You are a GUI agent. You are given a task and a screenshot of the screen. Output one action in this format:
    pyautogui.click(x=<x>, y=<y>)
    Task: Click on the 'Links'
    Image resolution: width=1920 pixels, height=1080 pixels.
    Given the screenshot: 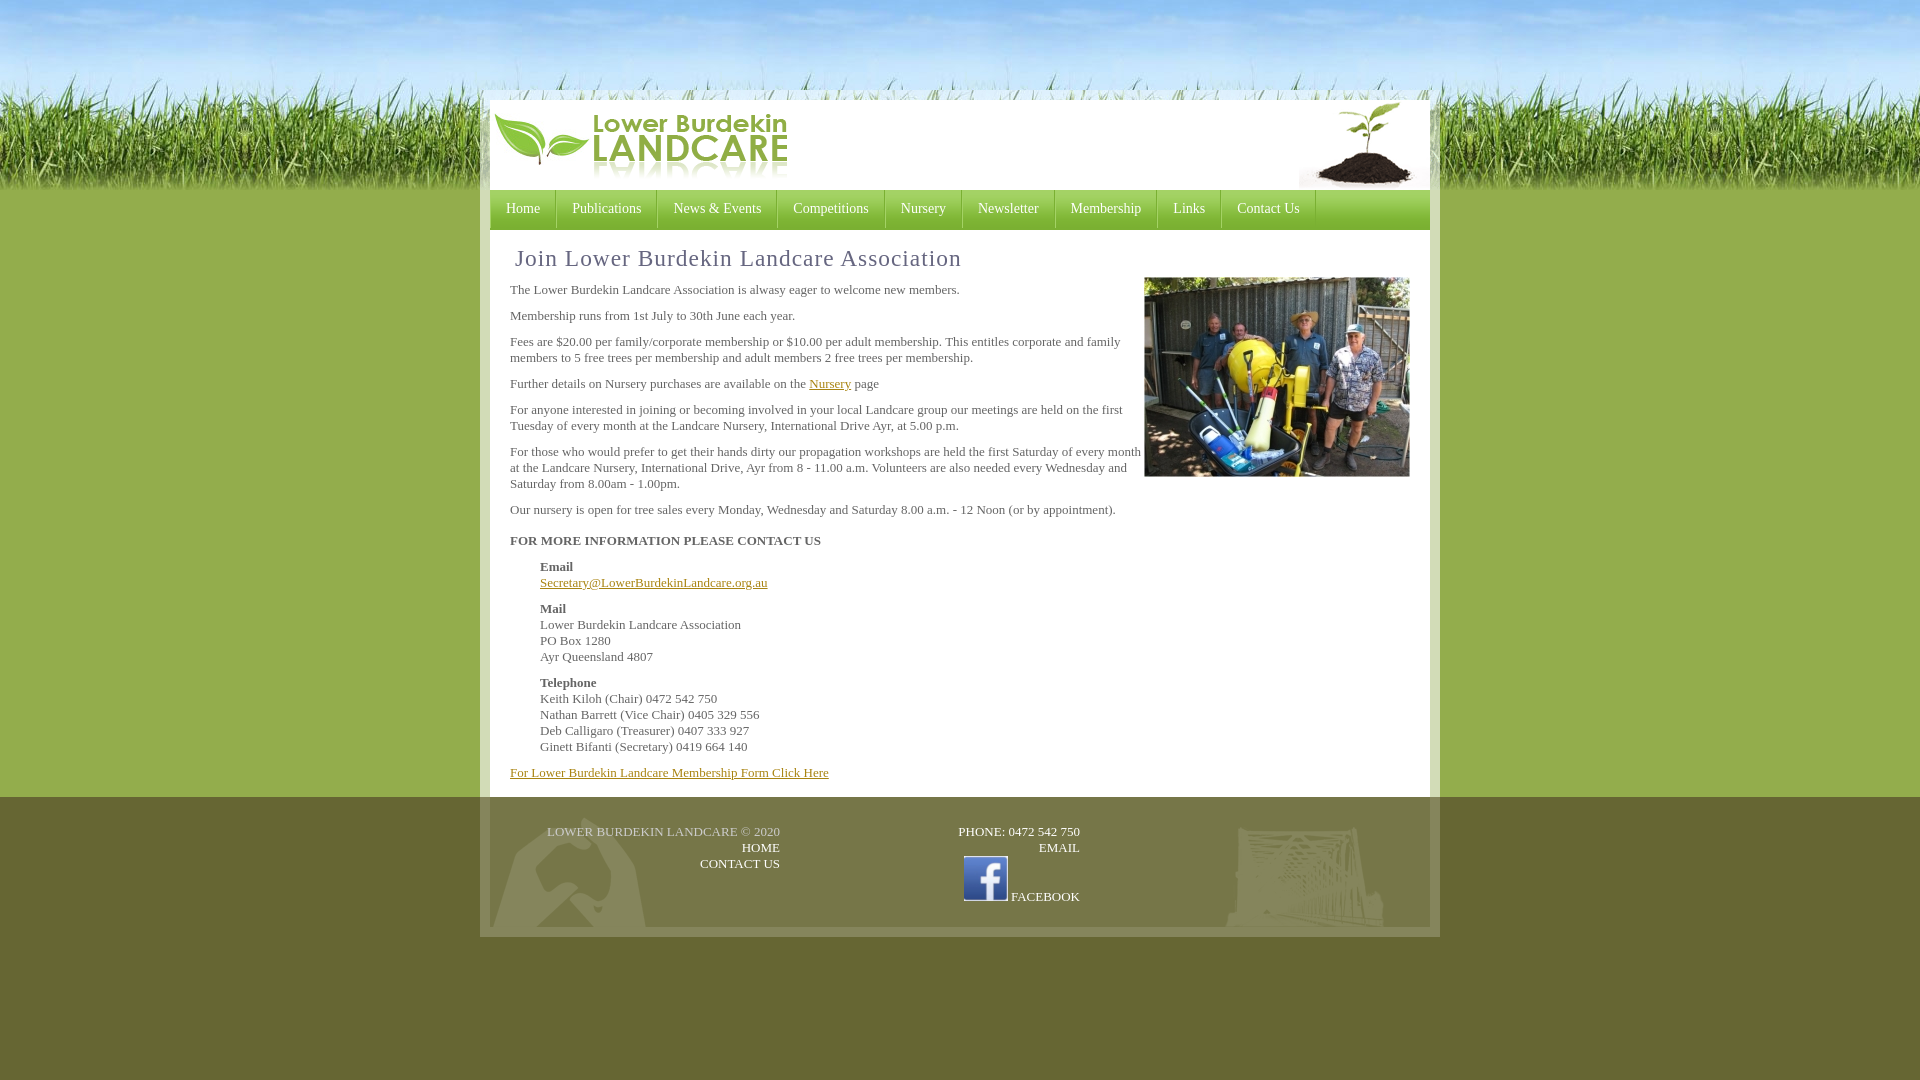 What is the action you would take?
    pyautogui.click(x=1156, y=208)
    